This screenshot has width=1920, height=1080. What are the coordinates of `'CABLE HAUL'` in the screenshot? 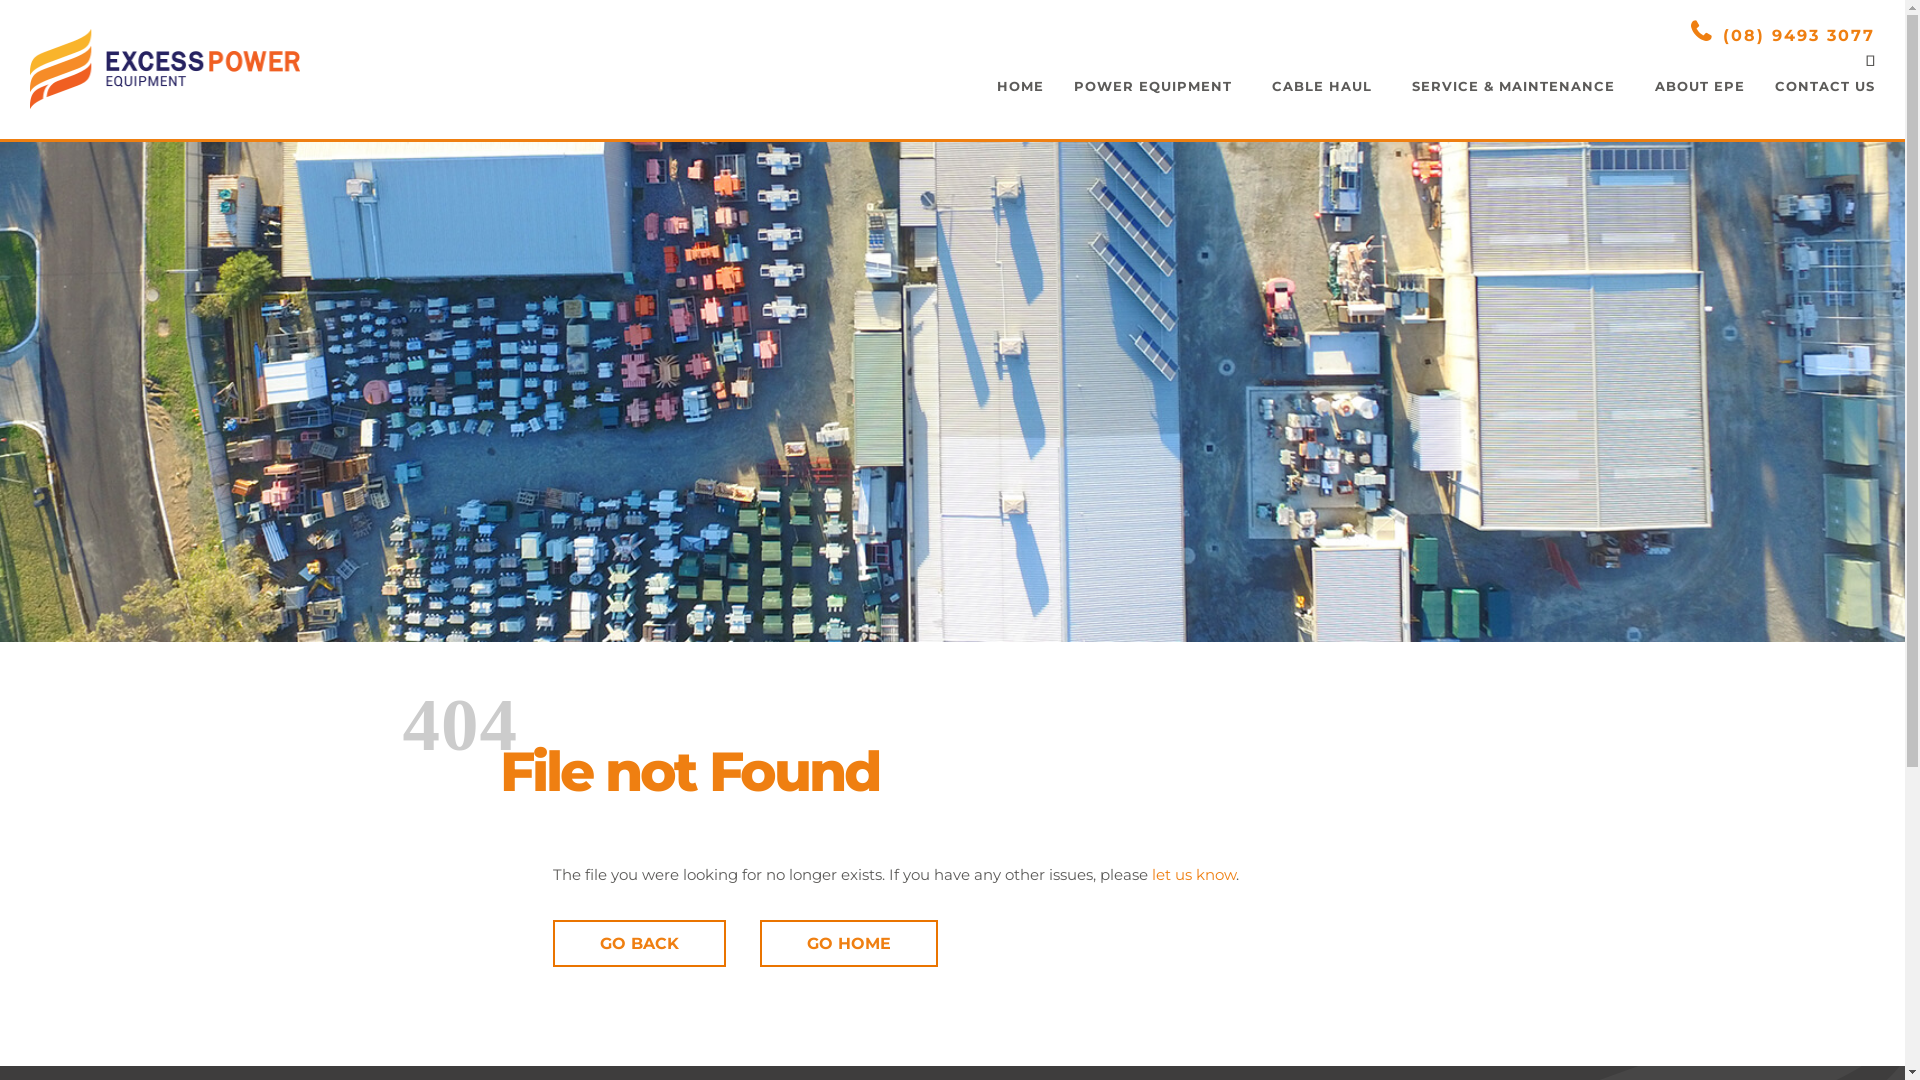 It's located at (1321, 106).